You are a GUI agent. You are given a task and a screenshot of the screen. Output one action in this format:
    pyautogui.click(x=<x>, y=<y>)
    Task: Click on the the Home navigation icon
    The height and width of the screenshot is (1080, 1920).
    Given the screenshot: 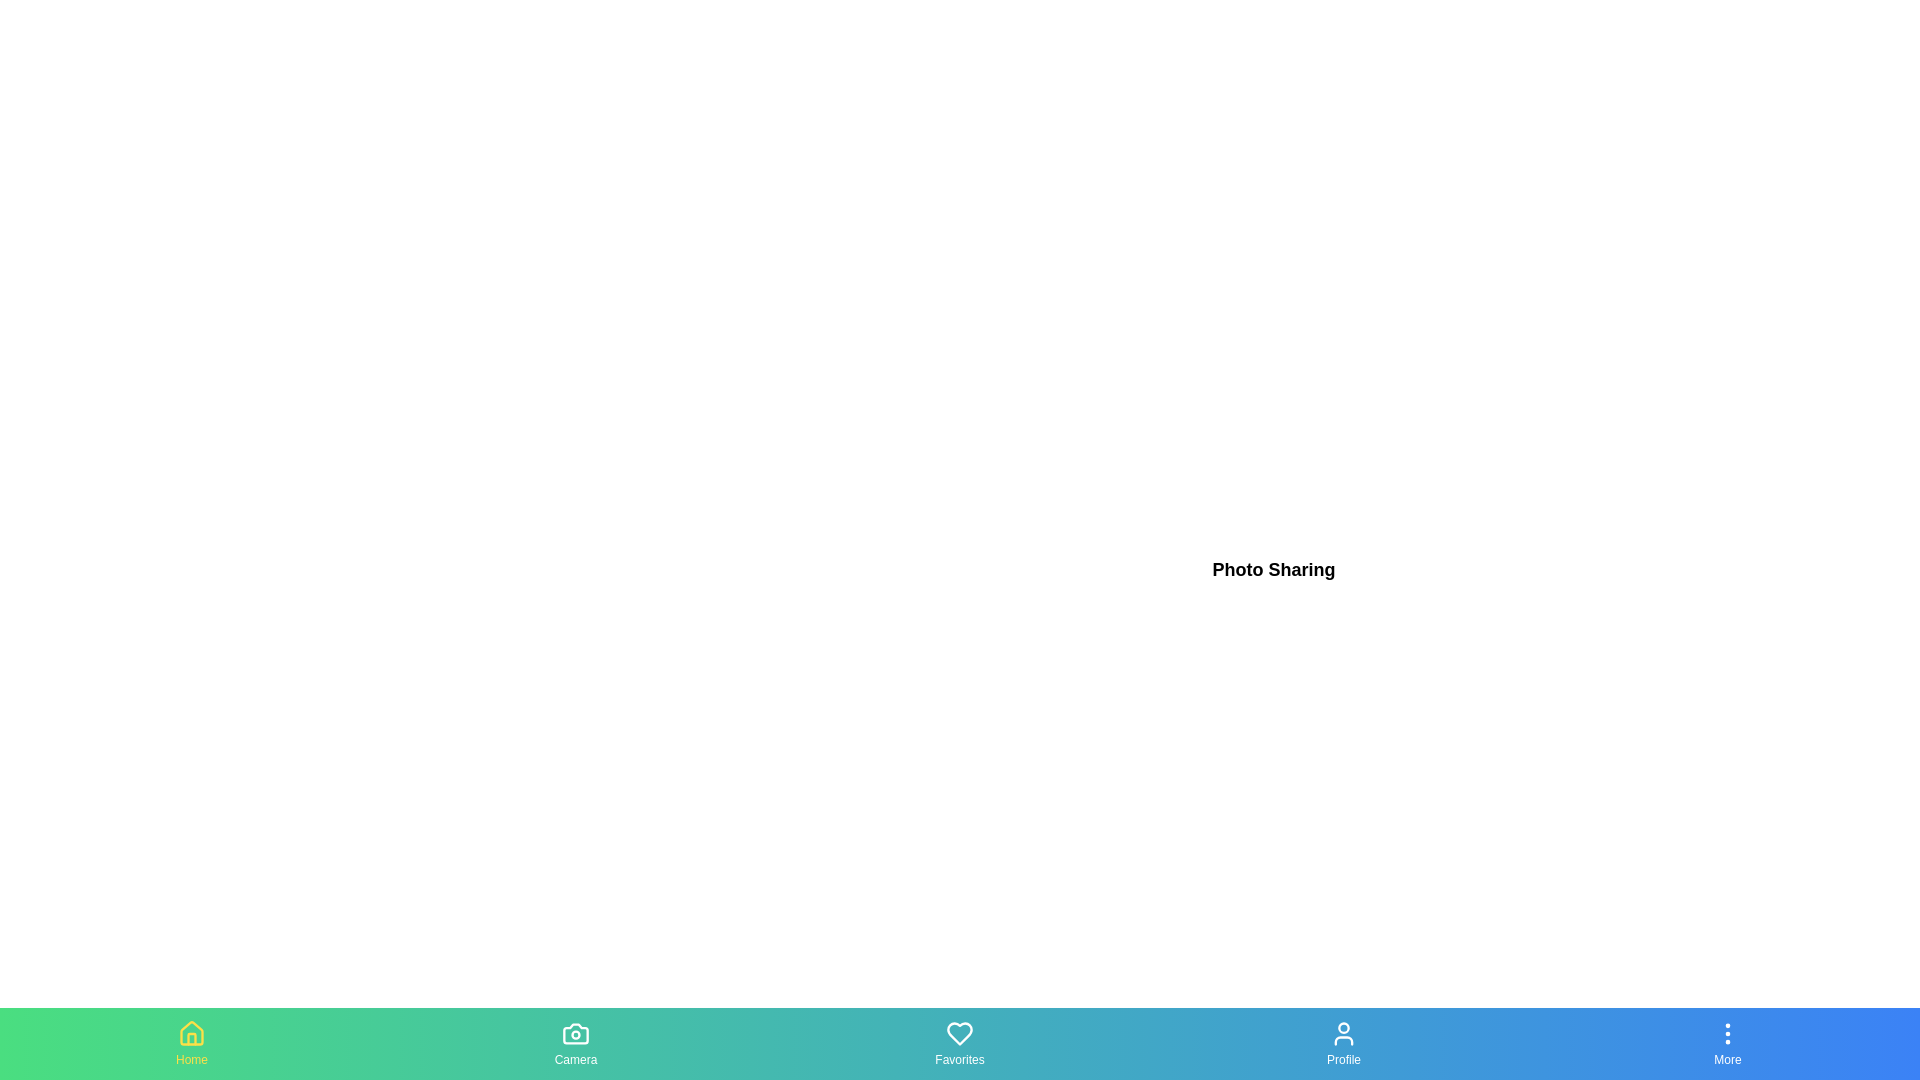 What is the action you would take?
    pyautogui.click(x=192, y=1043)
    